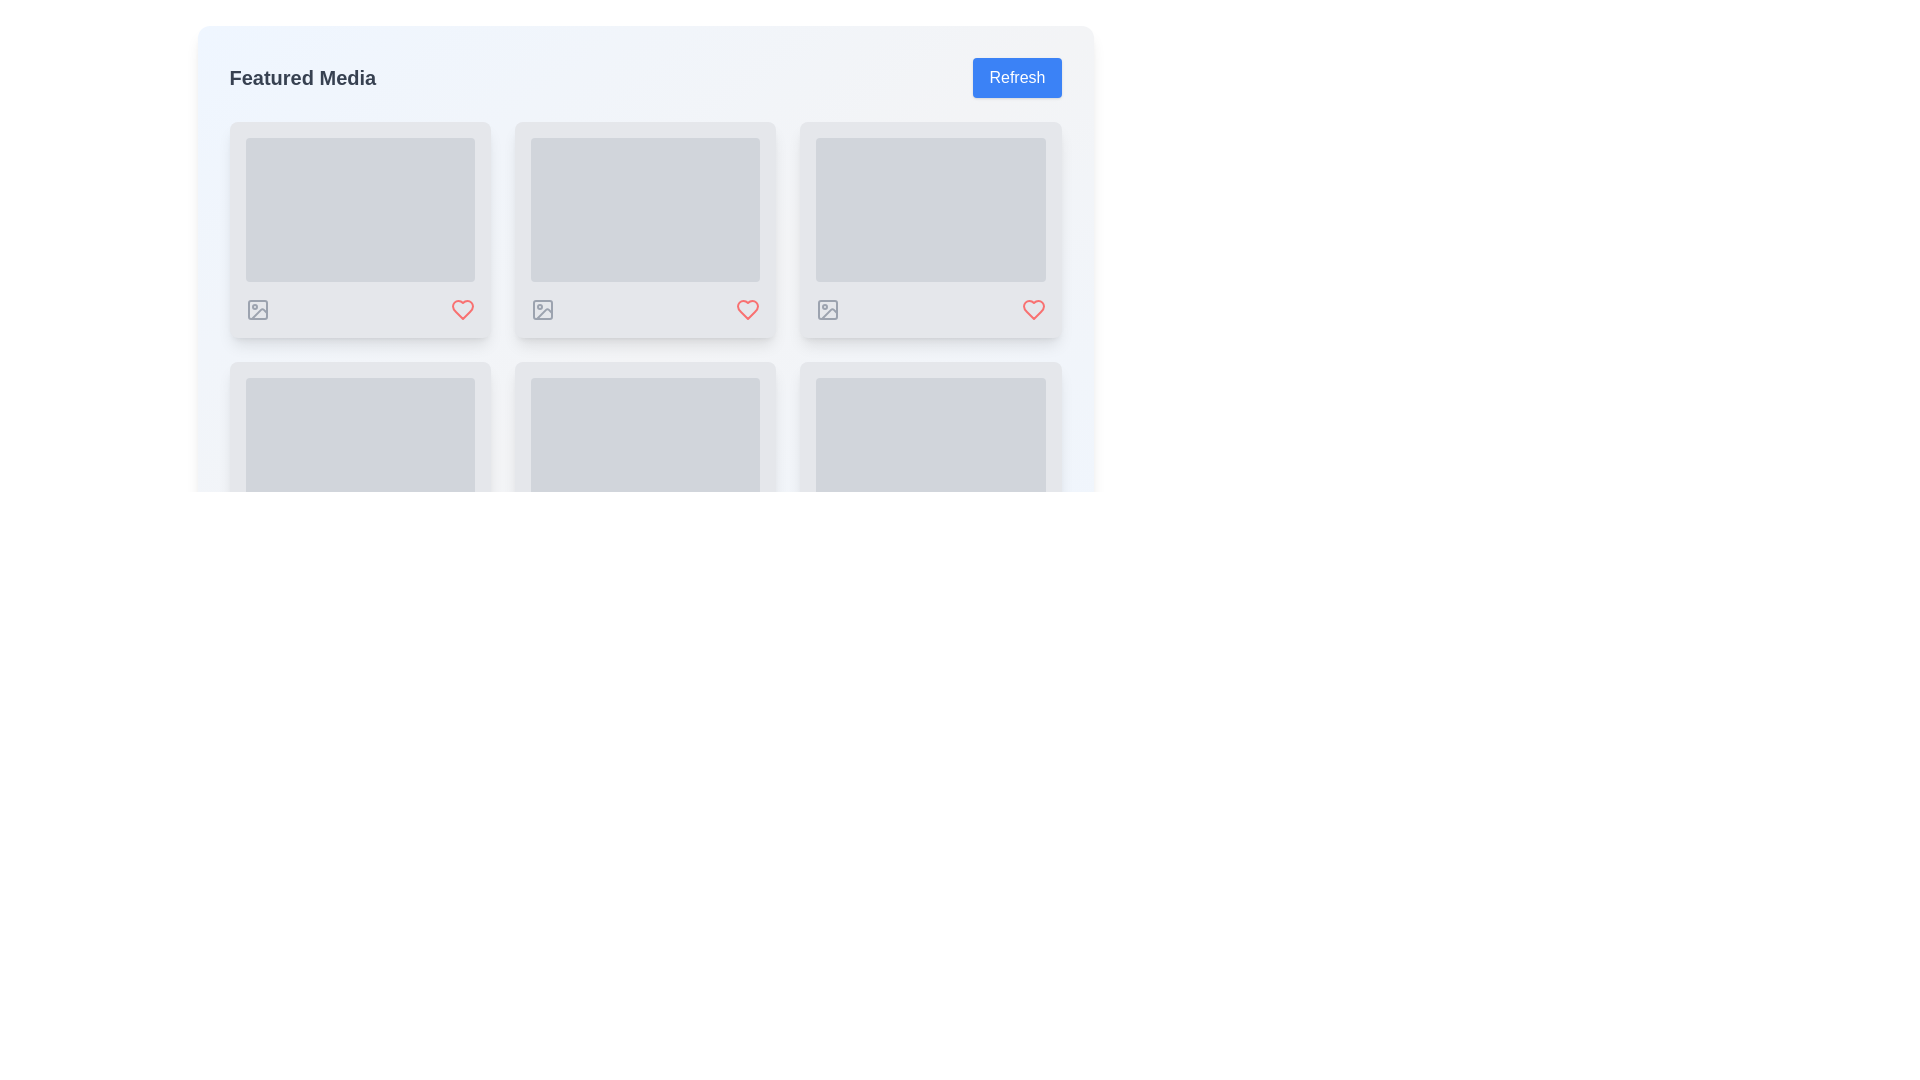 Image resolution: width=1920 pixels, height=1080 pixels. I want to click on the gray placeholder or frame component with rounded corners located in the second column of the first row in a grid layout, so click(645, 209).